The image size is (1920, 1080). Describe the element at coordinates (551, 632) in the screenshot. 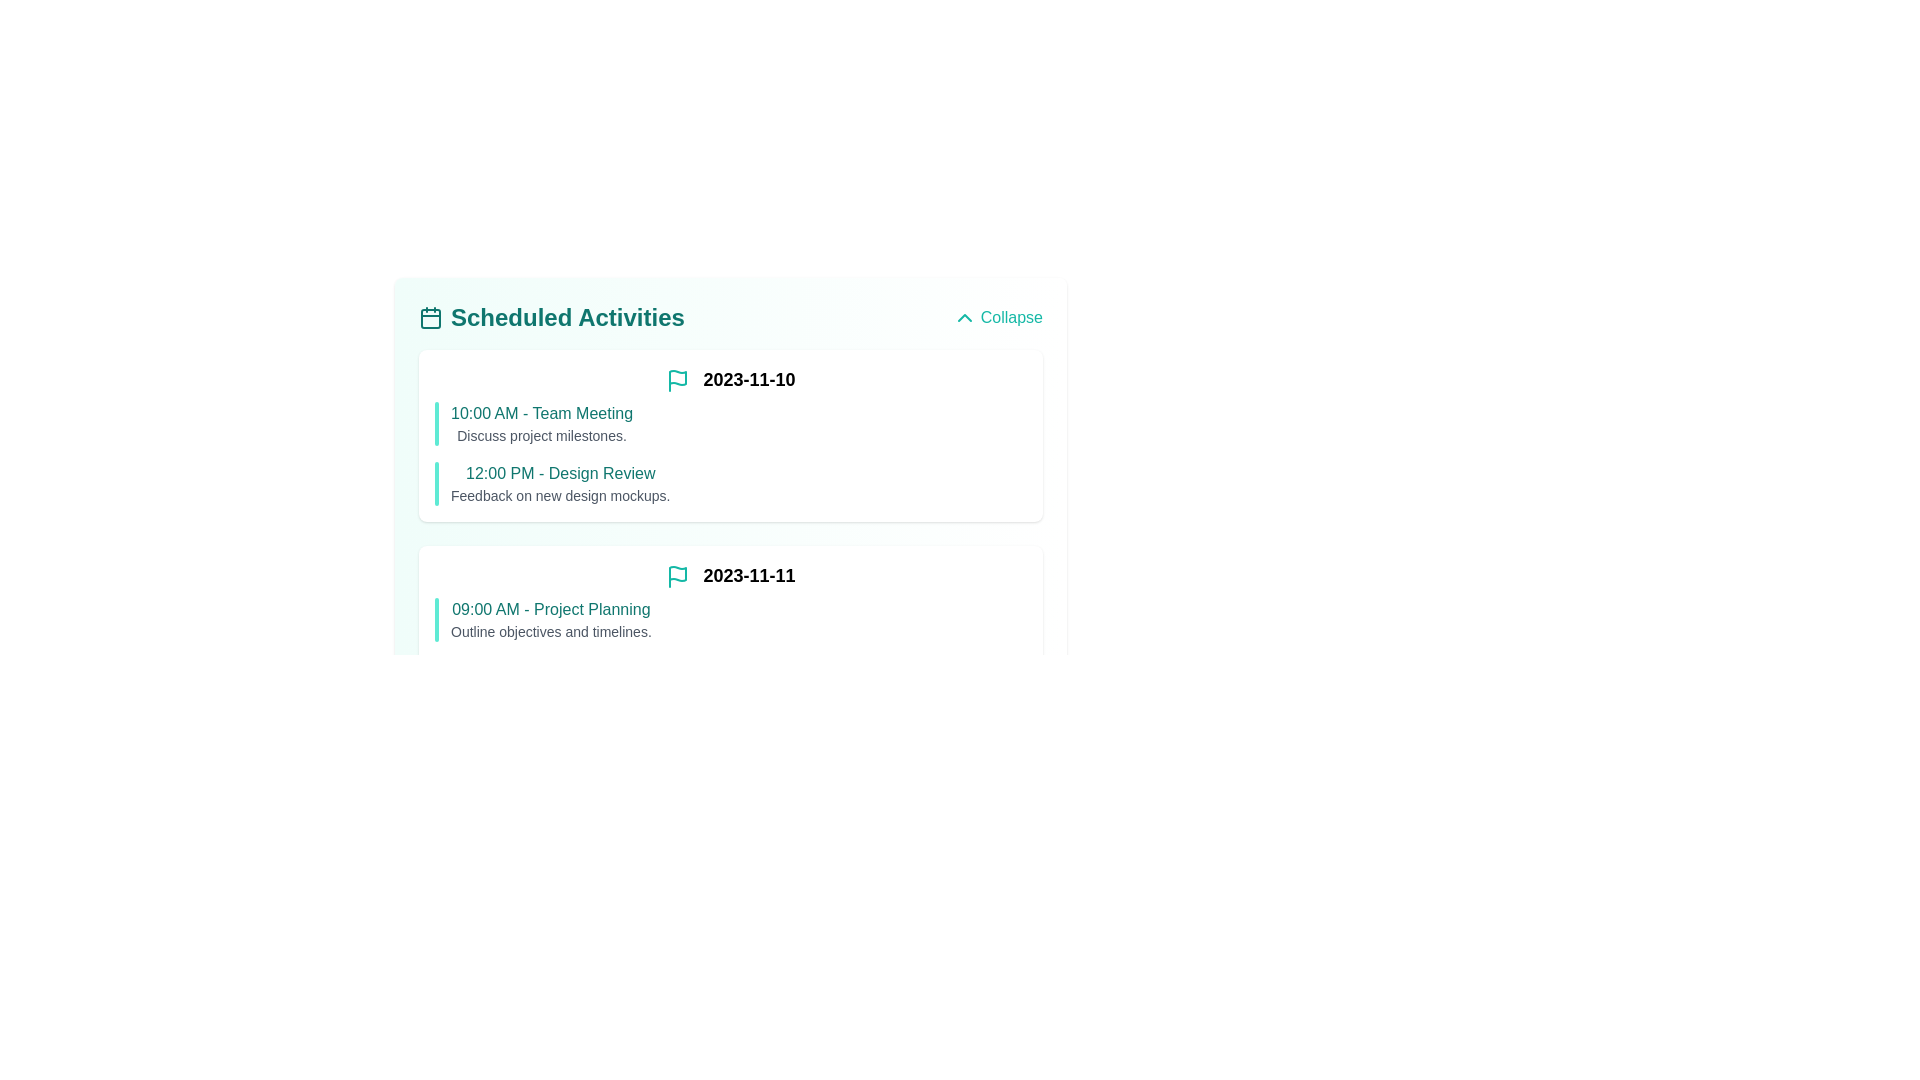

I see `text displaying 'Outline objectives and timelines.' located below the primary heading '09:00 AM - Project Planning' in the scheduled event section for '2023-11-11'` at that location.